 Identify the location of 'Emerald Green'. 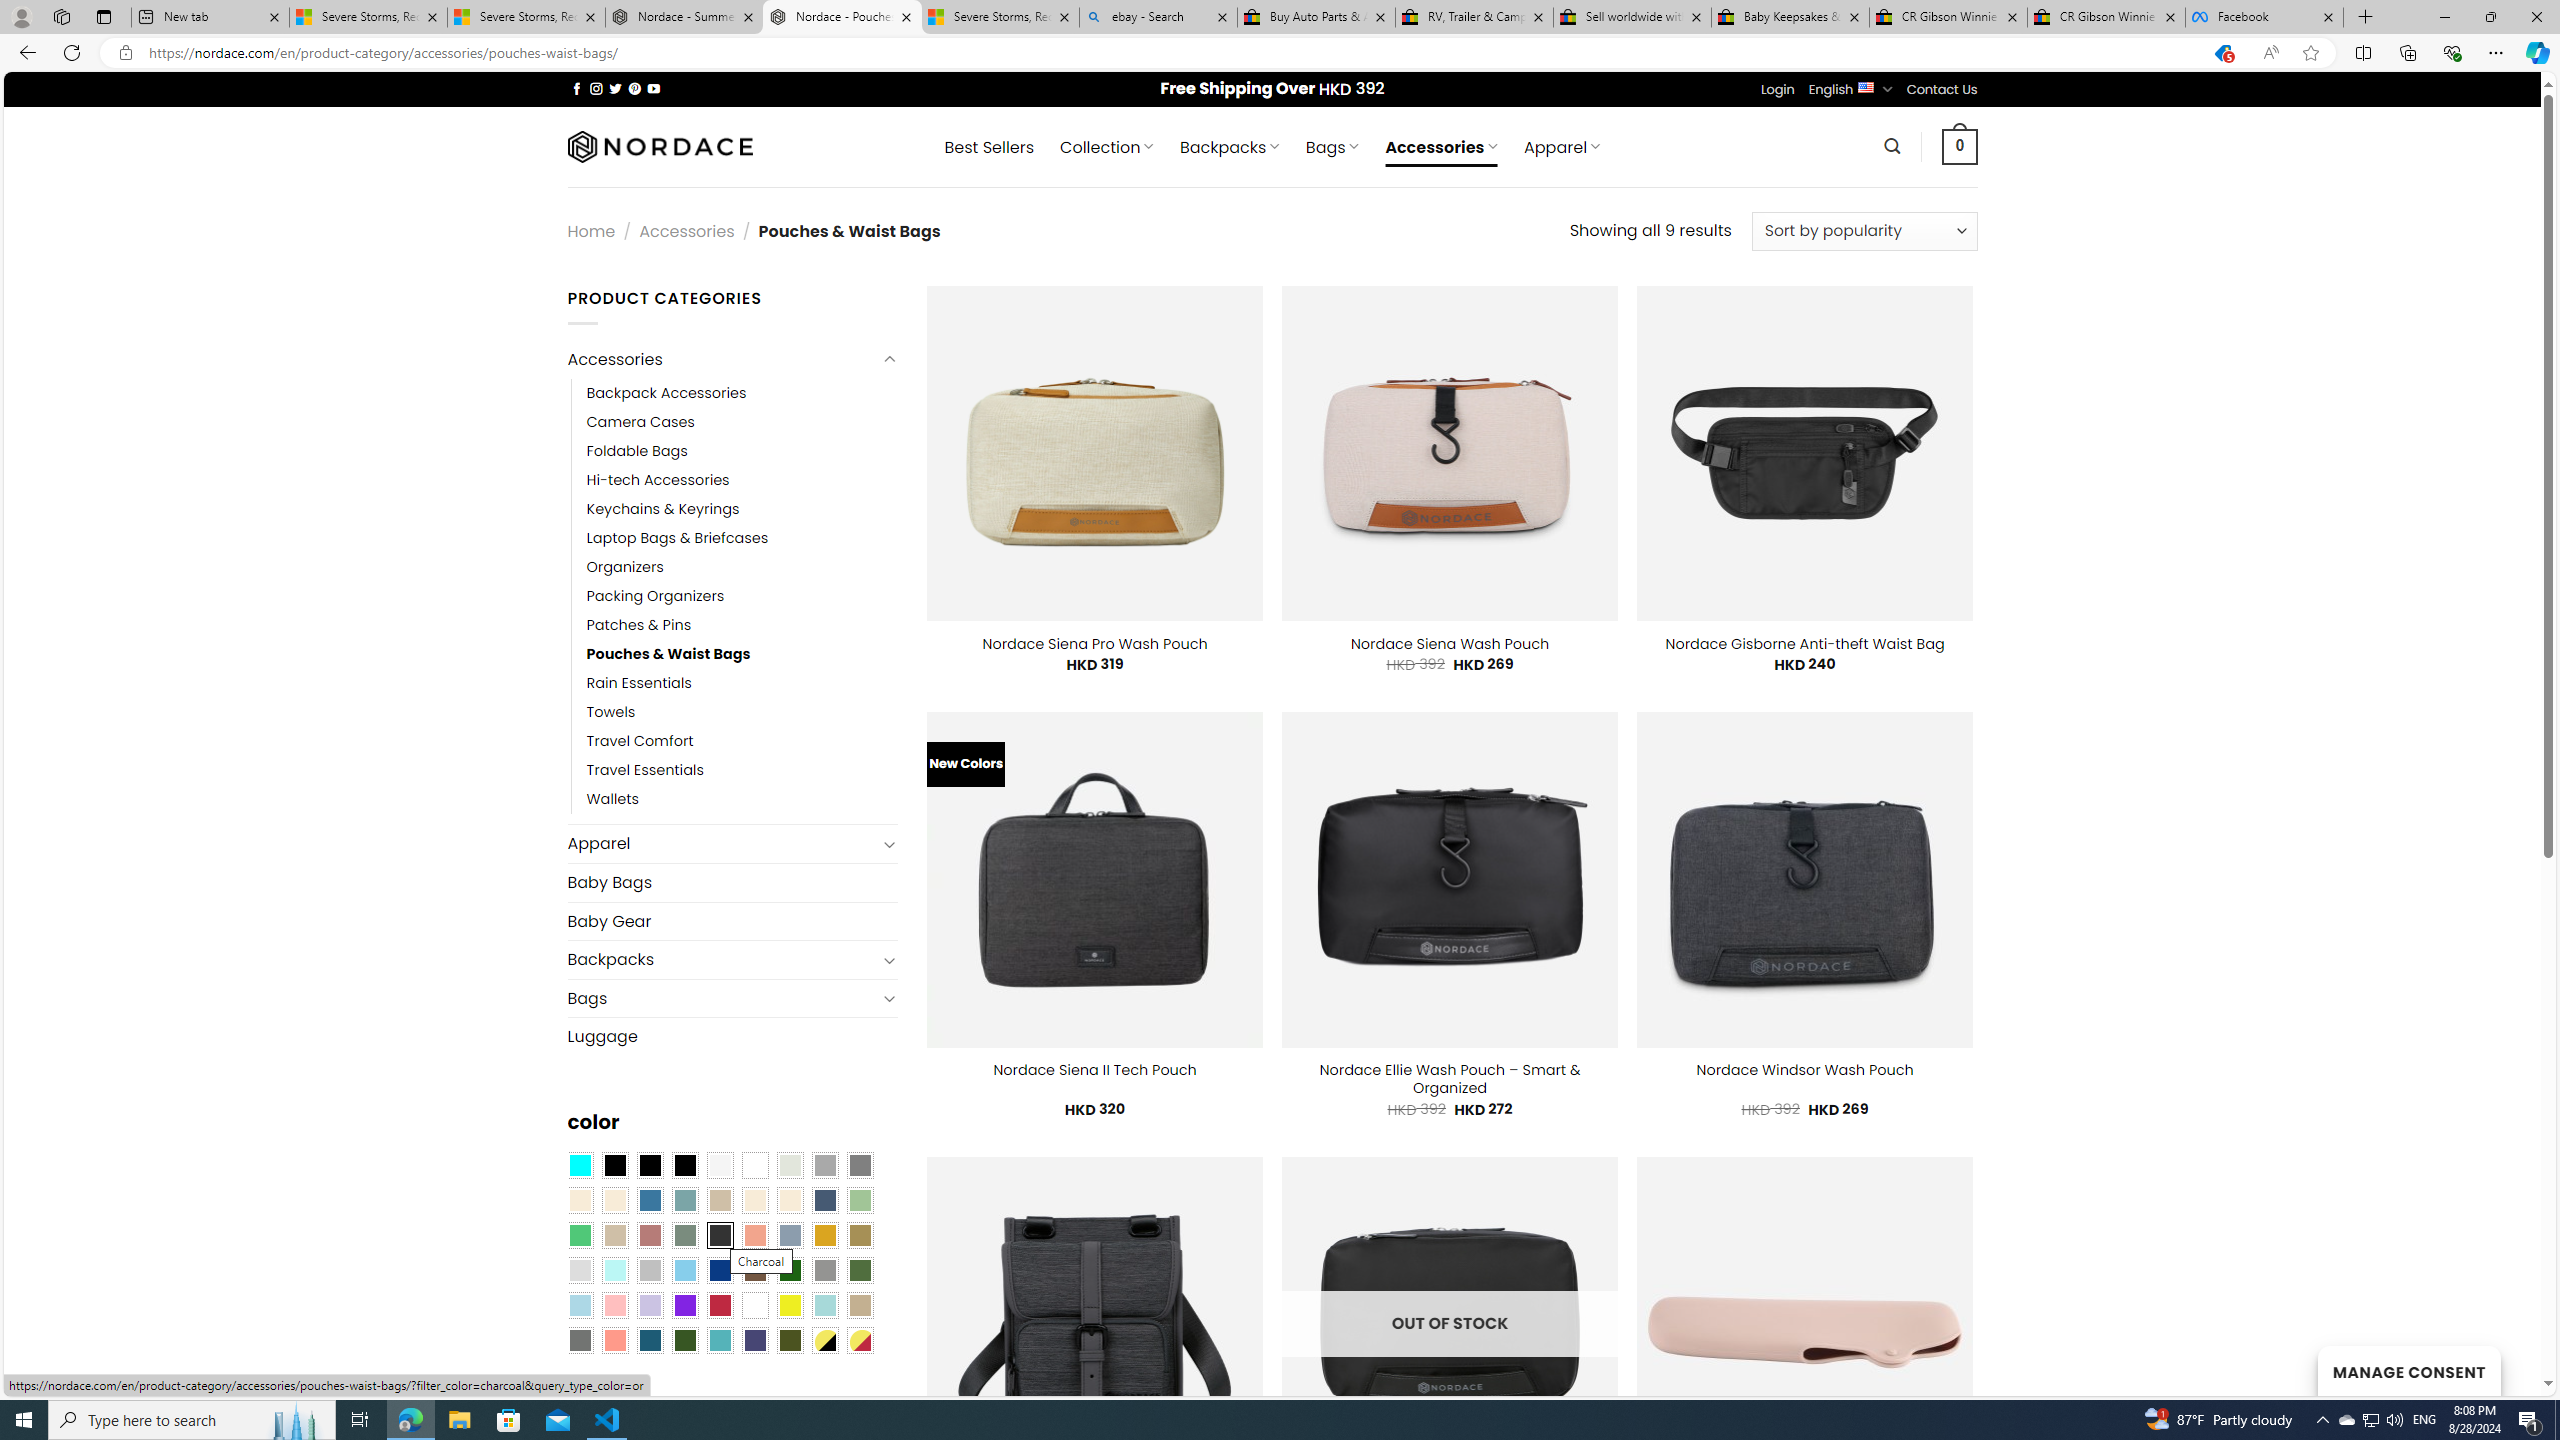
(578, 1234).